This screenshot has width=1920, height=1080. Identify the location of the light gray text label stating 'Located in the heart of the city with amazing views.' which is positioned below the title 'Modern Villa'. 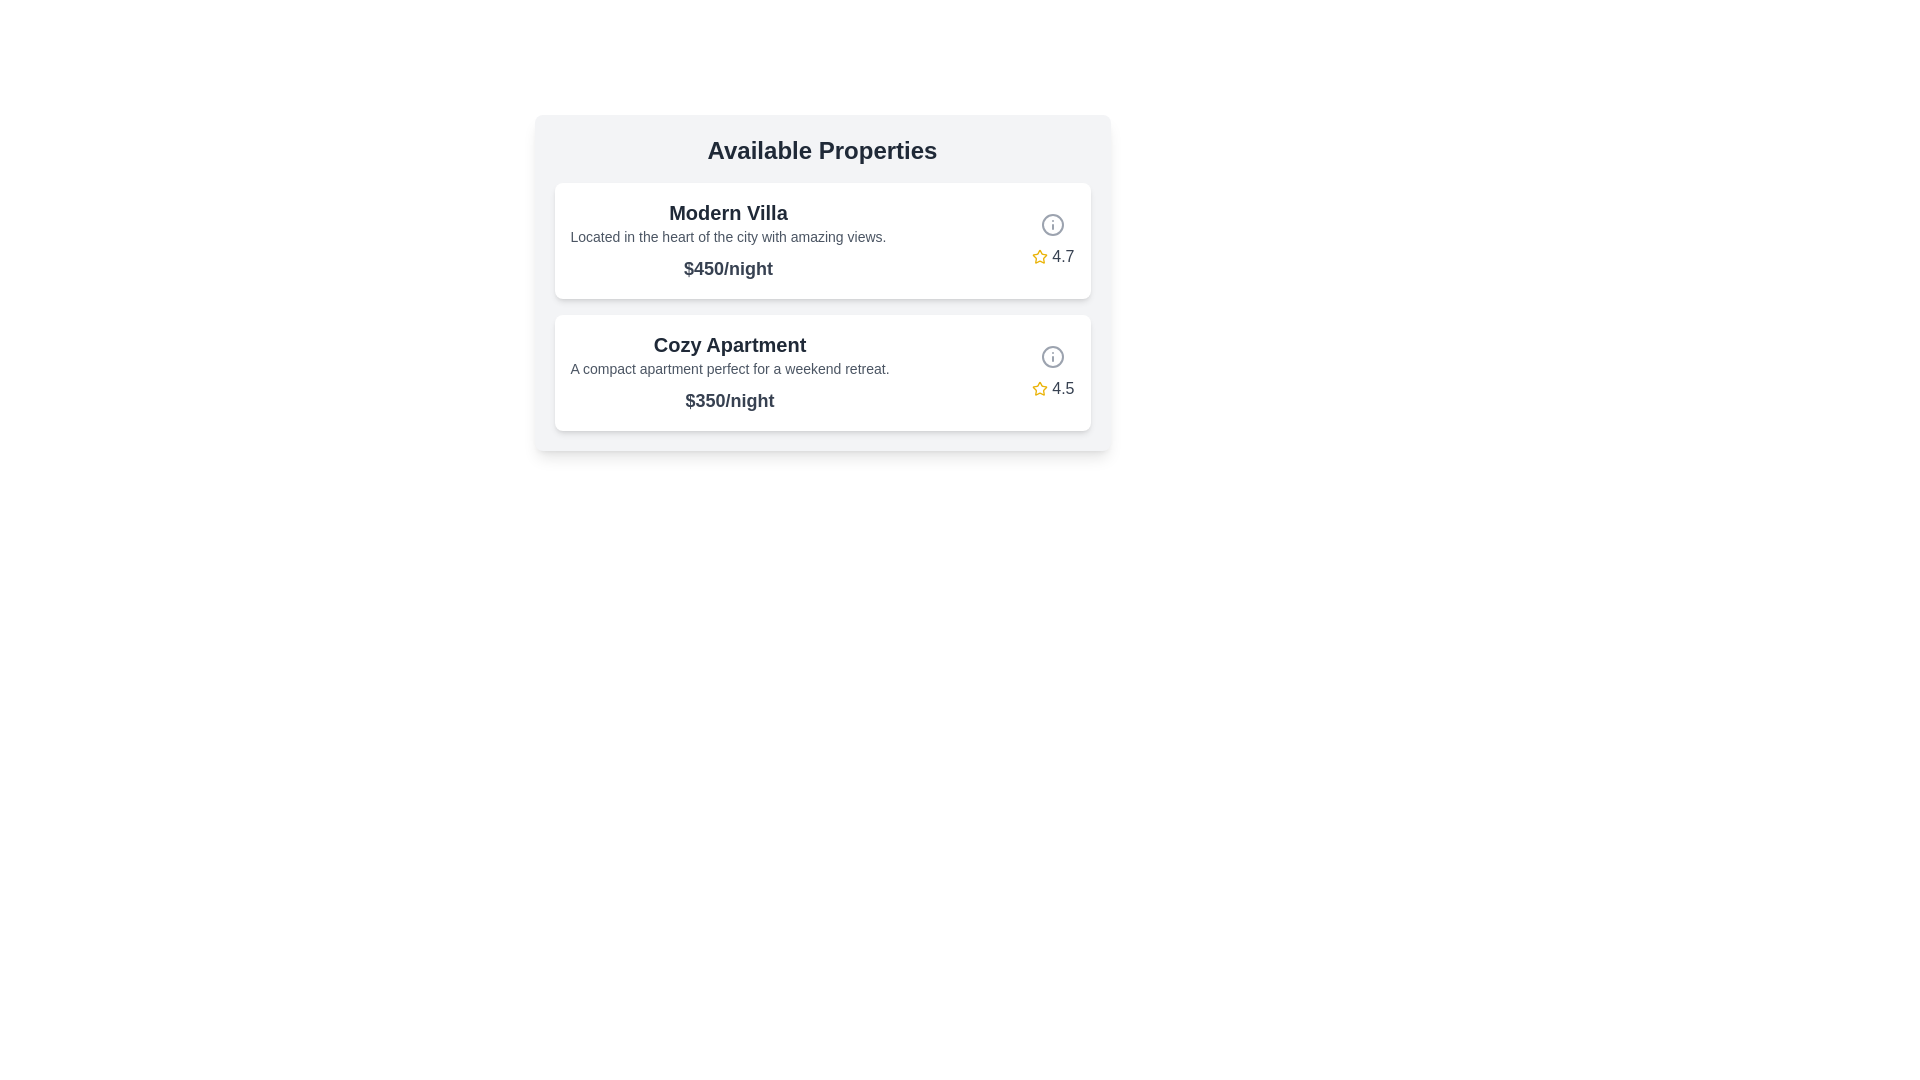
(727, 235).